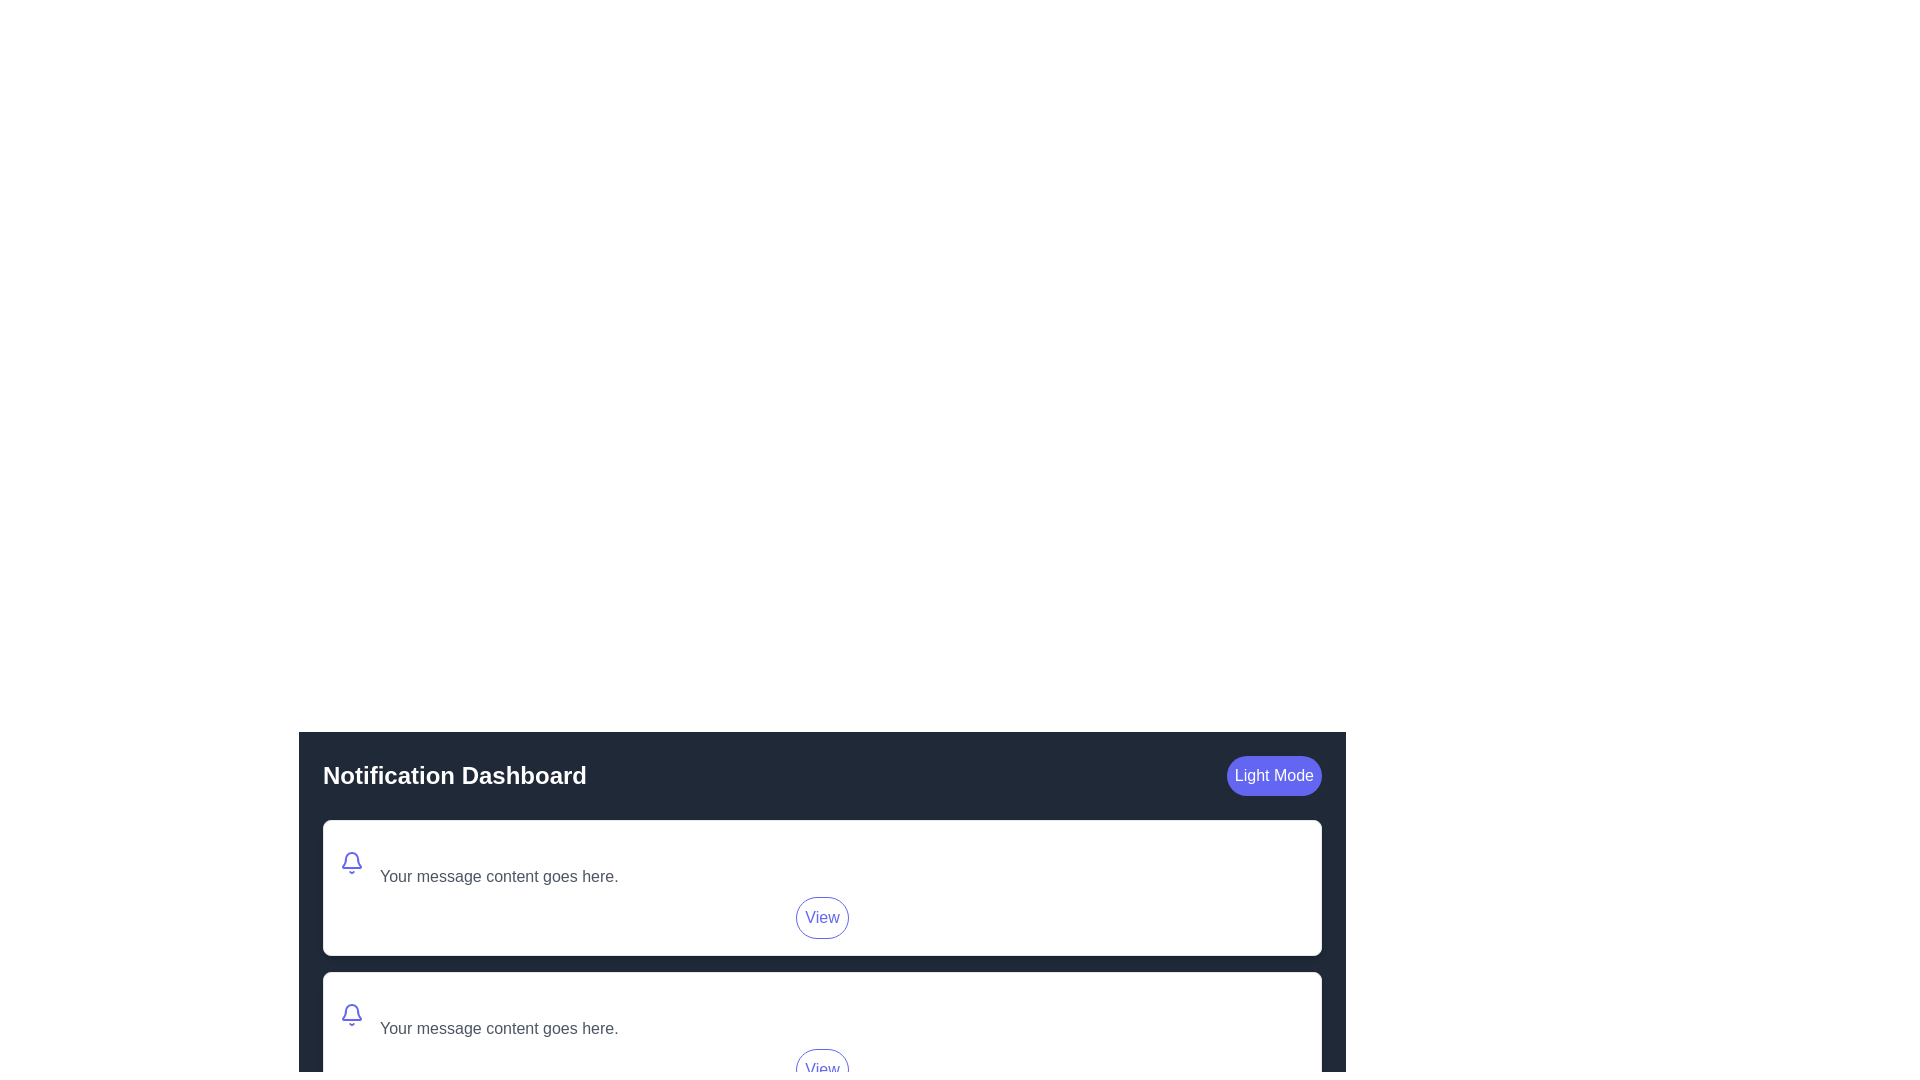 The width and height of the screenshot is (1920, 1080). I want to click on the button located on the far right side of the 'Notification Dashboard' section, so click(1273, 774).